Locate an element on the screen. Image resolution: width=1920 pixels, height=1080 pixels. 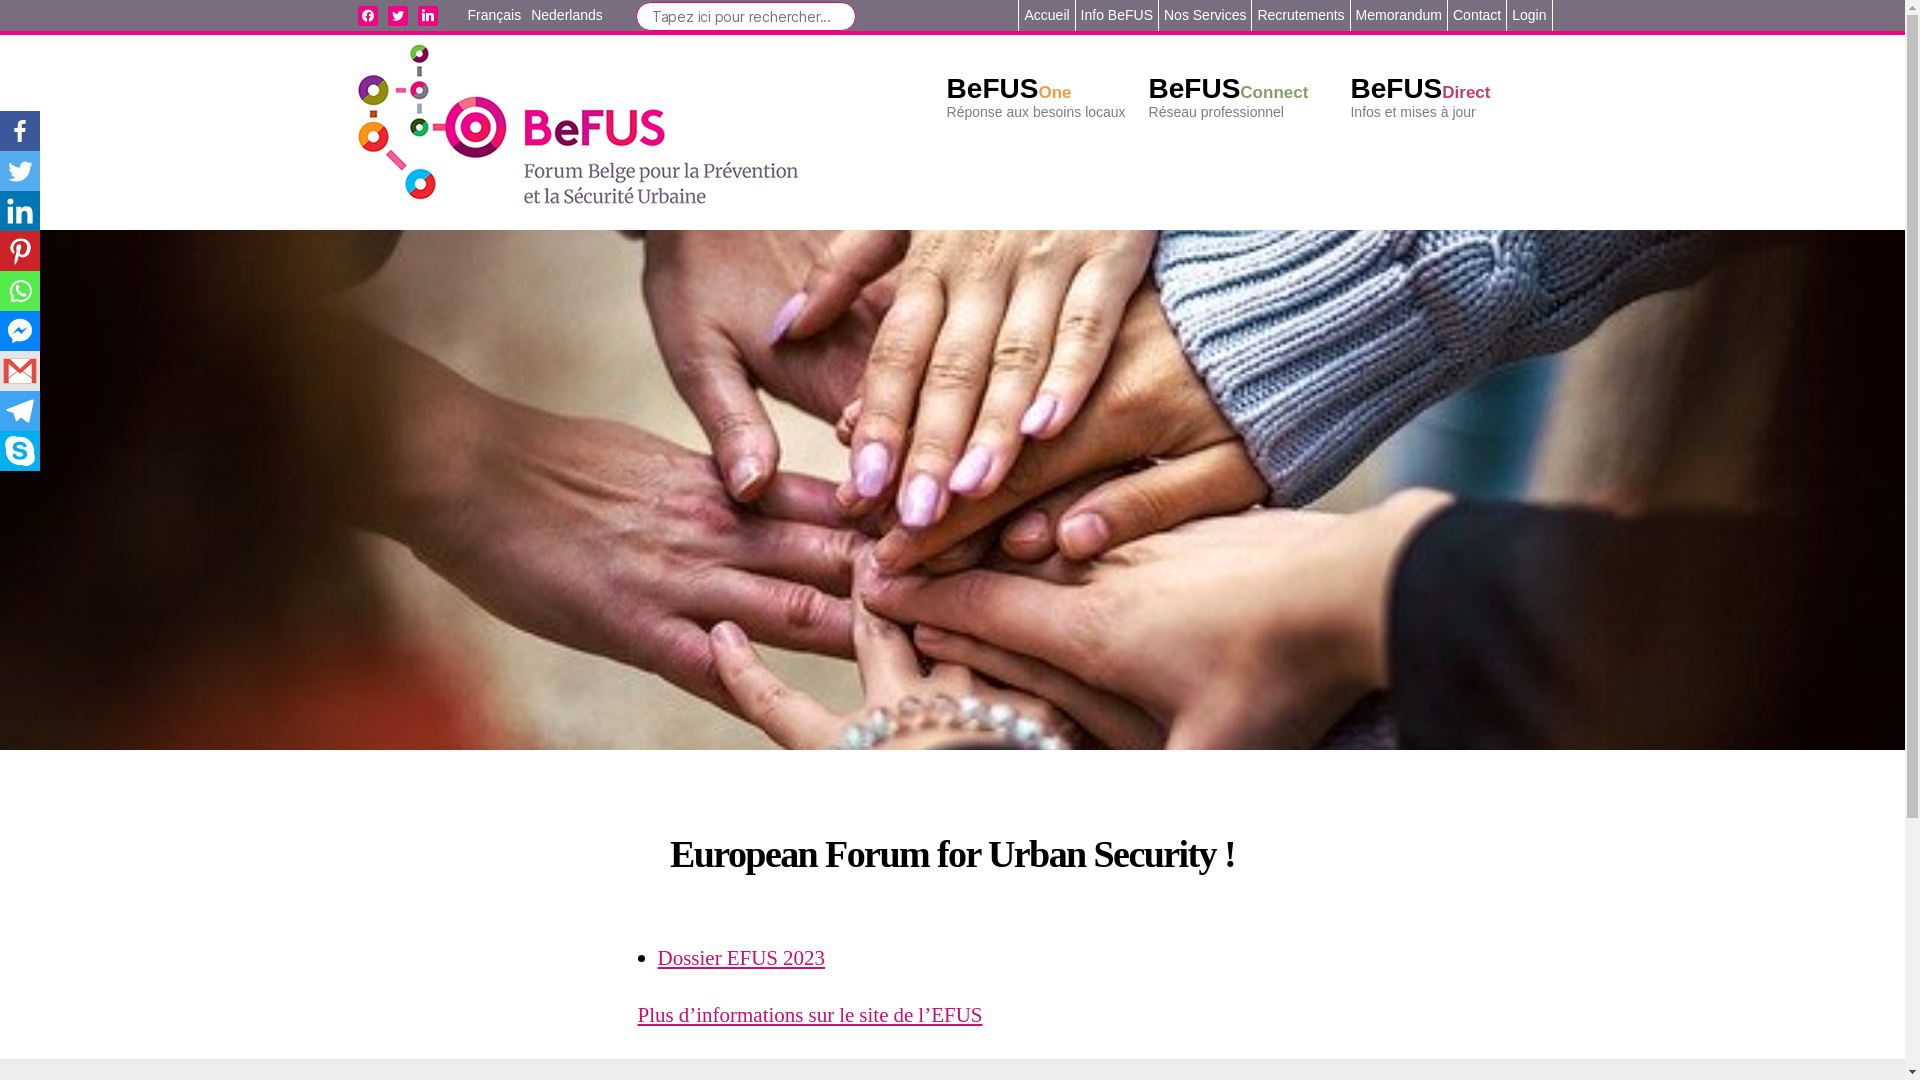
'Telegram' is located at coordinates (19, 410).